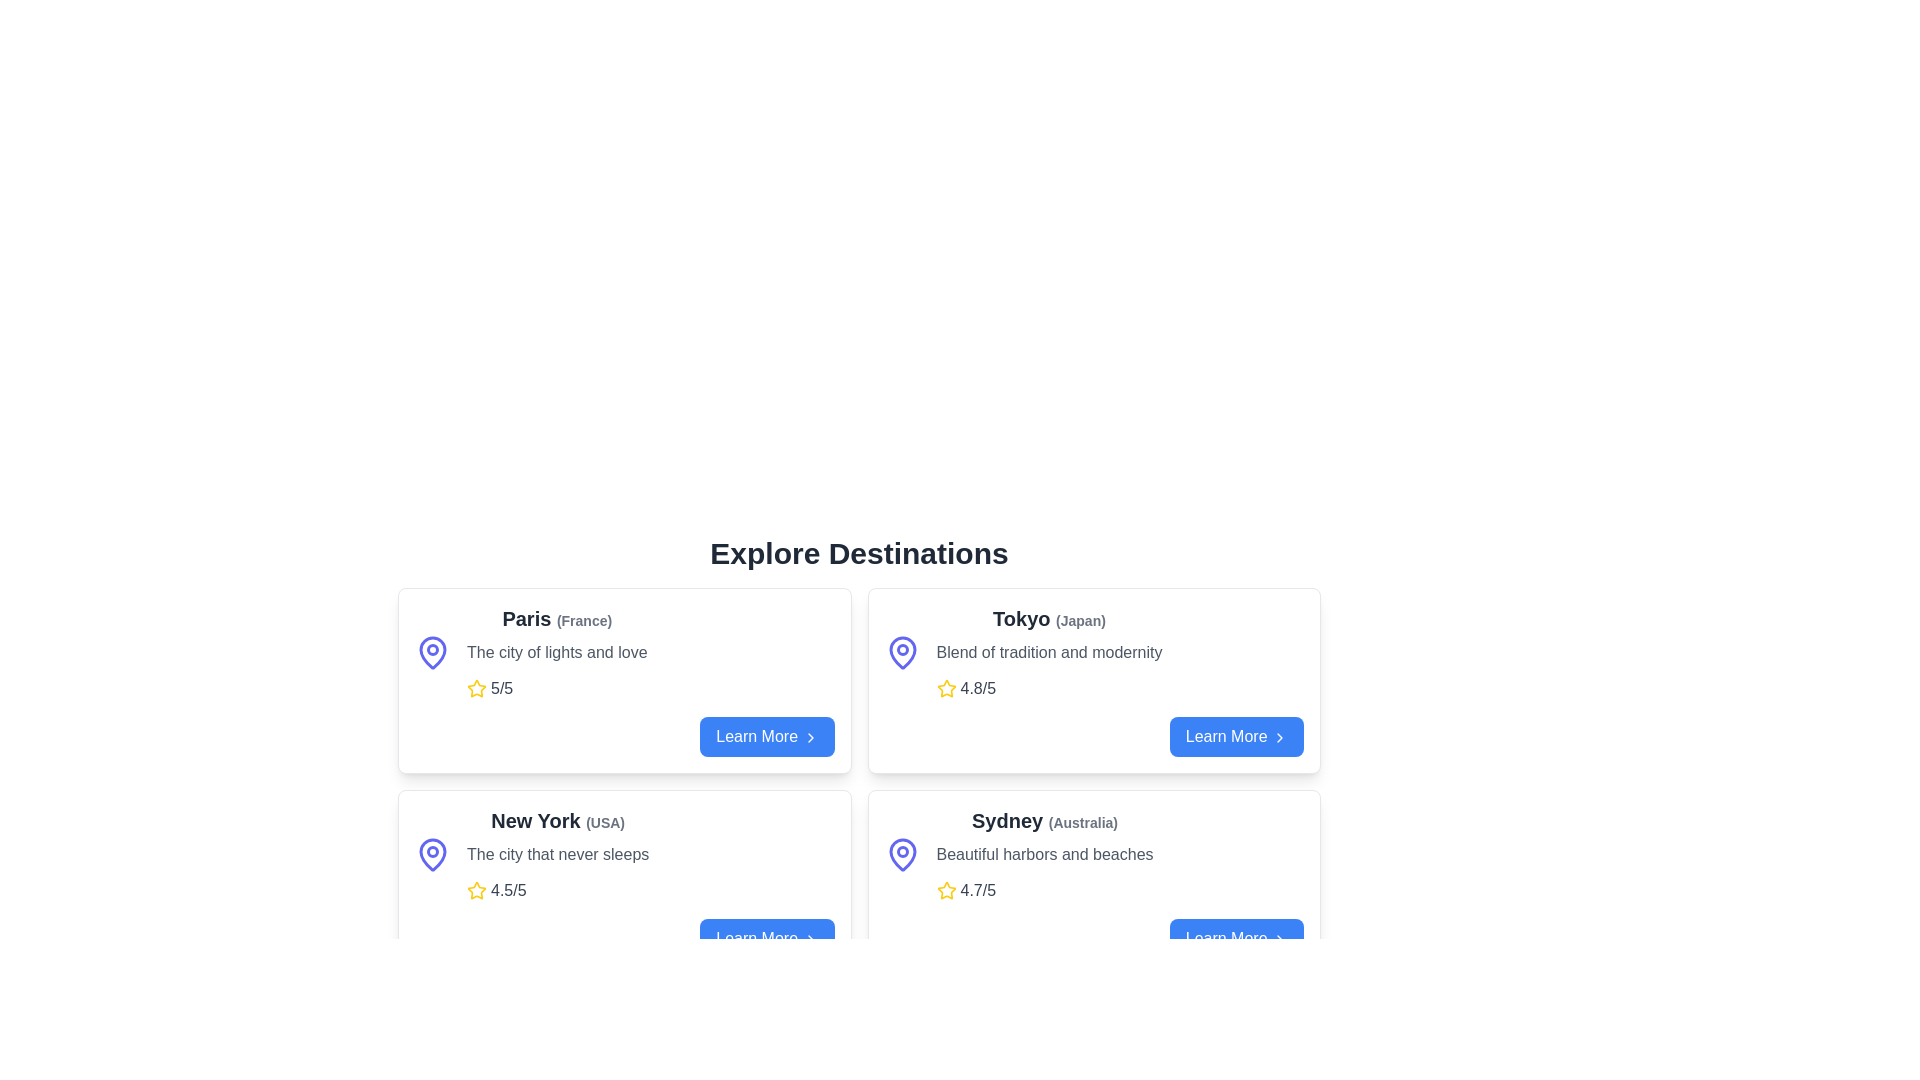 Image resolution: width=1920 pixels, height=1080 pixels. I want to click on the text element displaying 'The city of lights and love', which is located below the title 'Paris' and above the rating information within the destination card for 'Paris (France)', so click(557, 652).